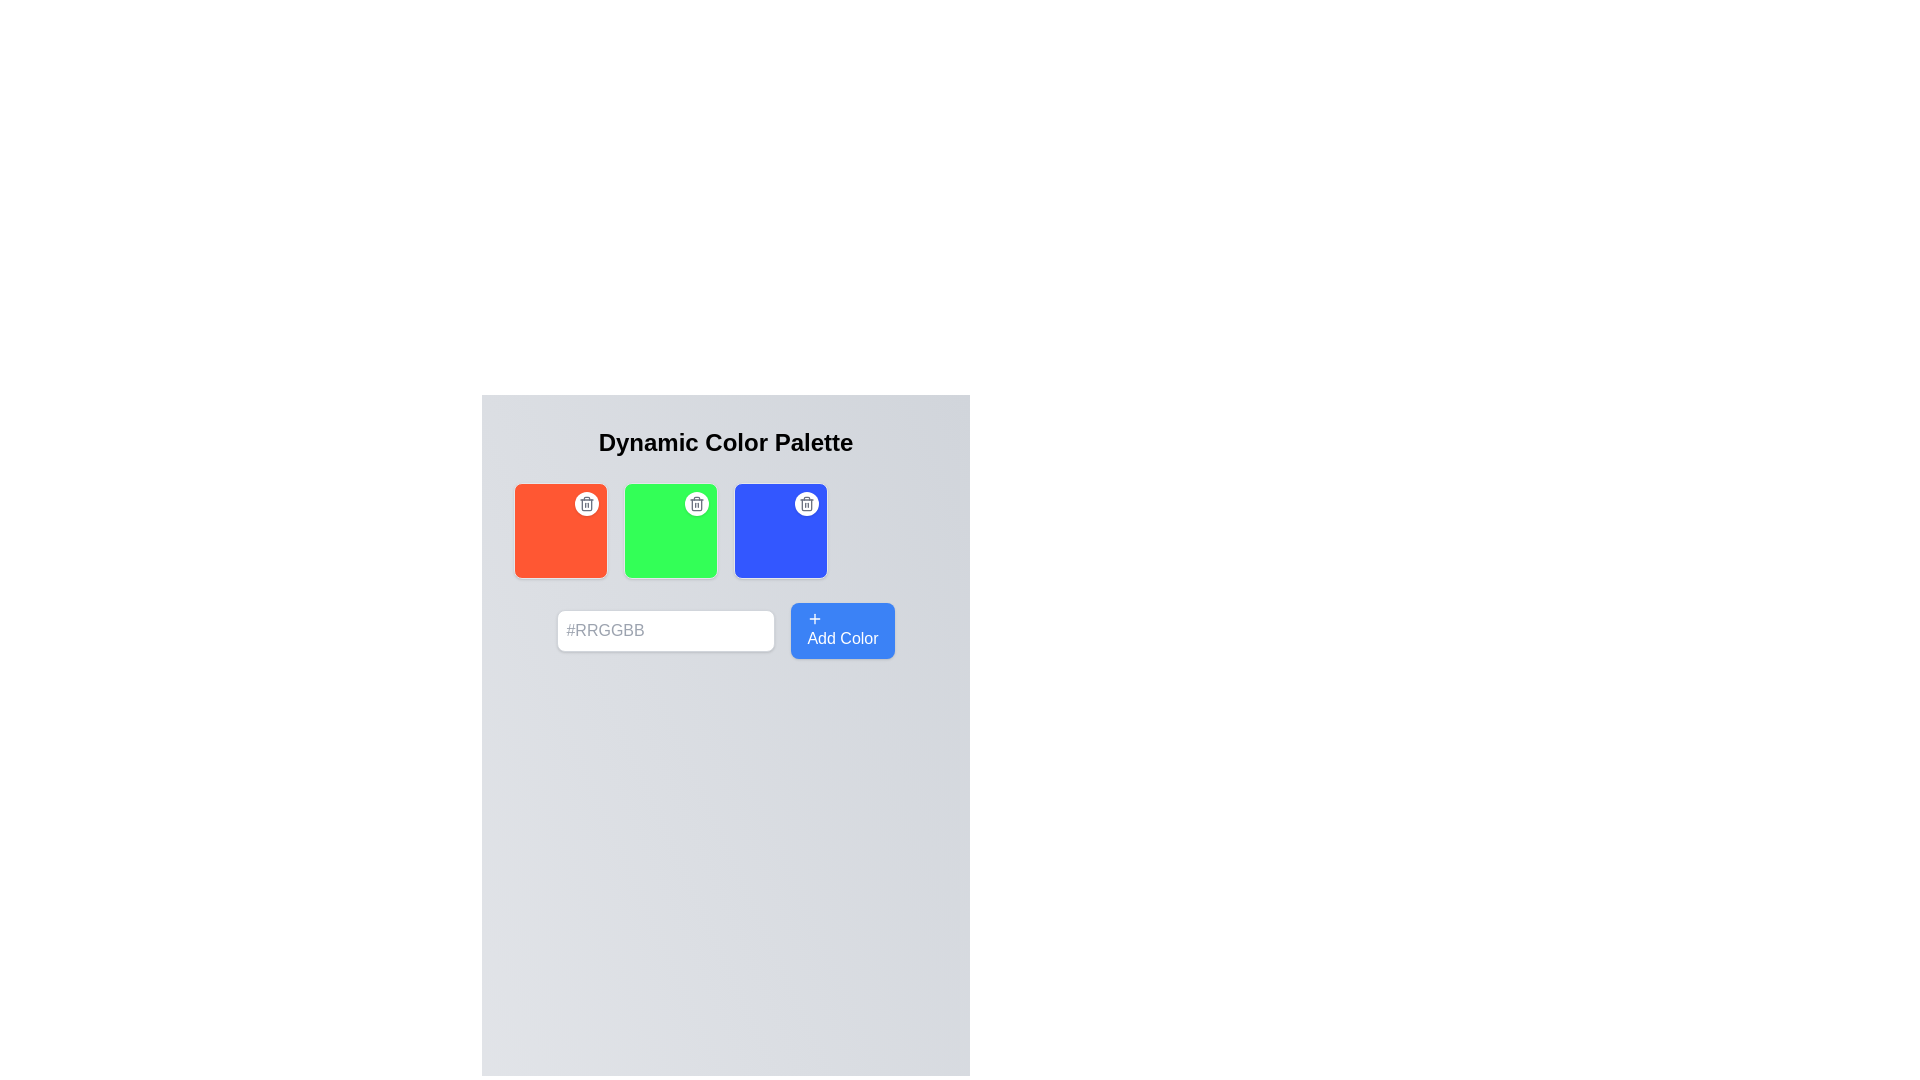 The image size is (1920, 1080). I want to click on the input box of the color adding interface located below the three color squares, which allows the user to specify a color code, so click(724, 631).